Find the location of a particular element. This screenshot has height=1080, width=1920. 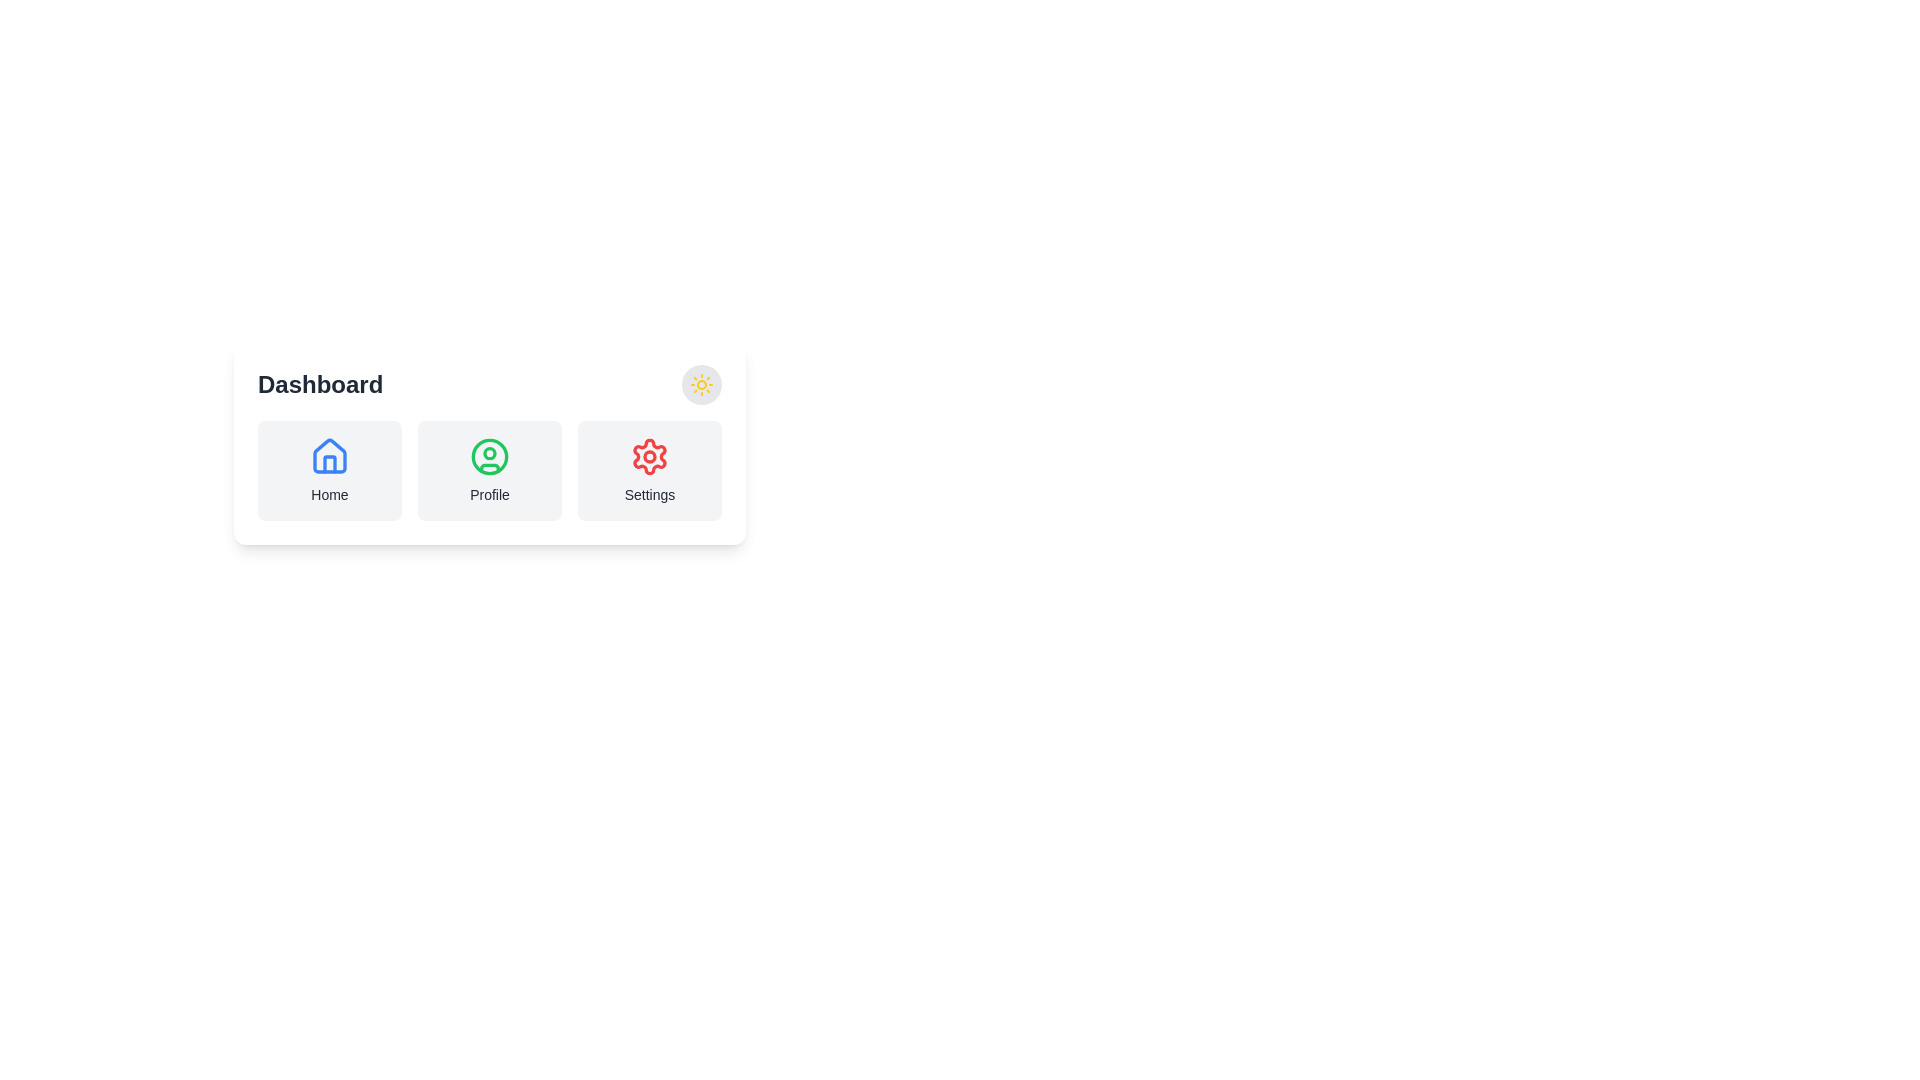

the button located at the top right of the 'Dashboard' section is located at coordinates (701, 385).